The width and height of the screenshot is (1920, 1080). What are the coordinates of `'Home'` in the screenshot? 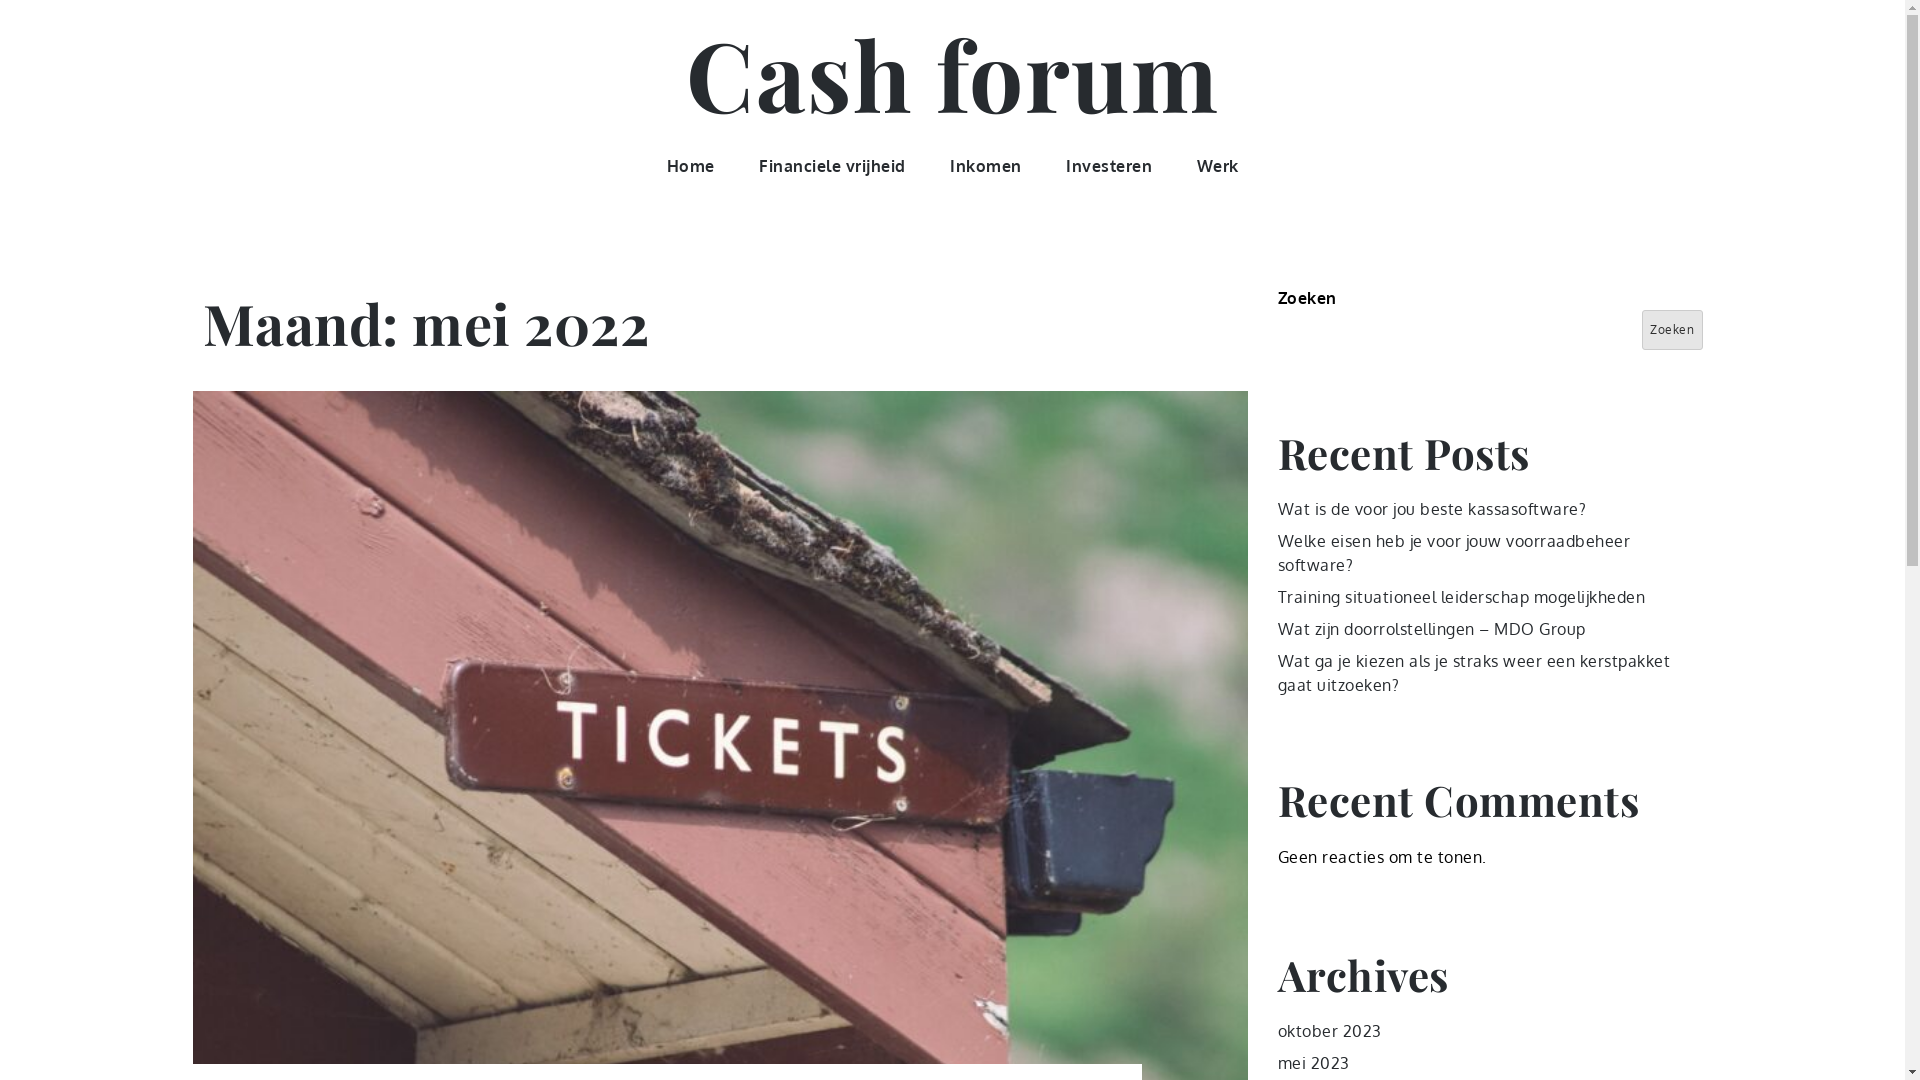 It's located at (690, 164).